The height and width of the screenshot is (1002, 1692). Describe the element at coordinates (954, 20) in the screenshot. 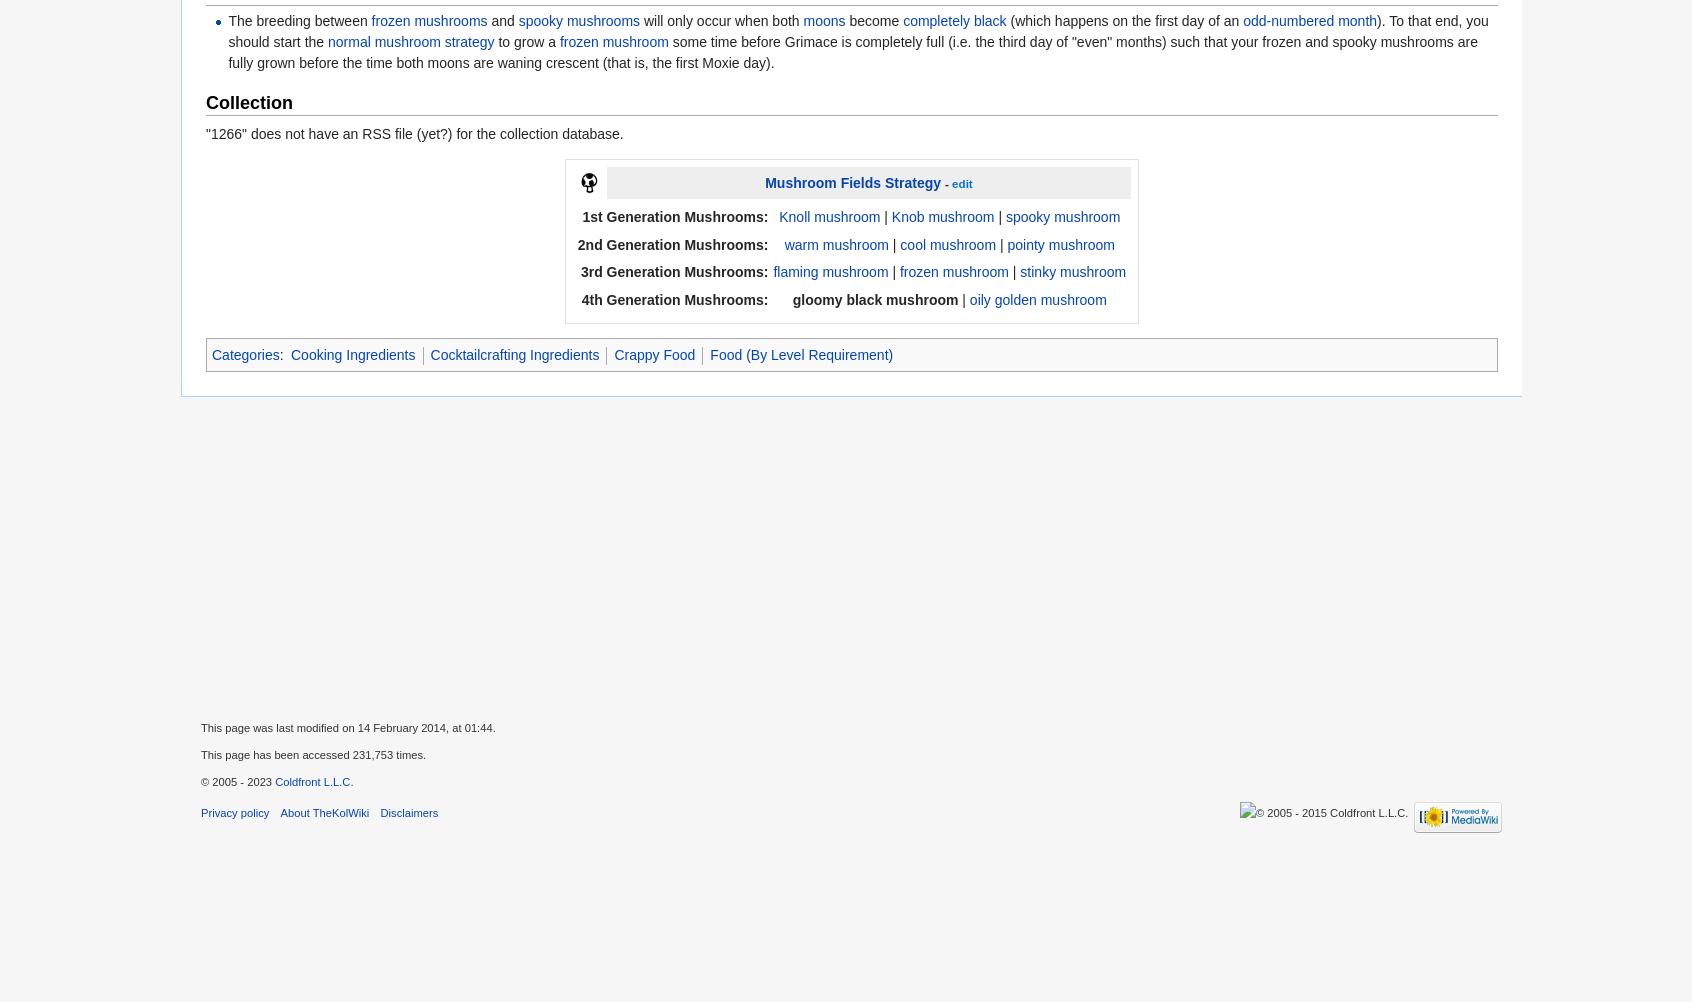

I see `'completely black'` at that location.